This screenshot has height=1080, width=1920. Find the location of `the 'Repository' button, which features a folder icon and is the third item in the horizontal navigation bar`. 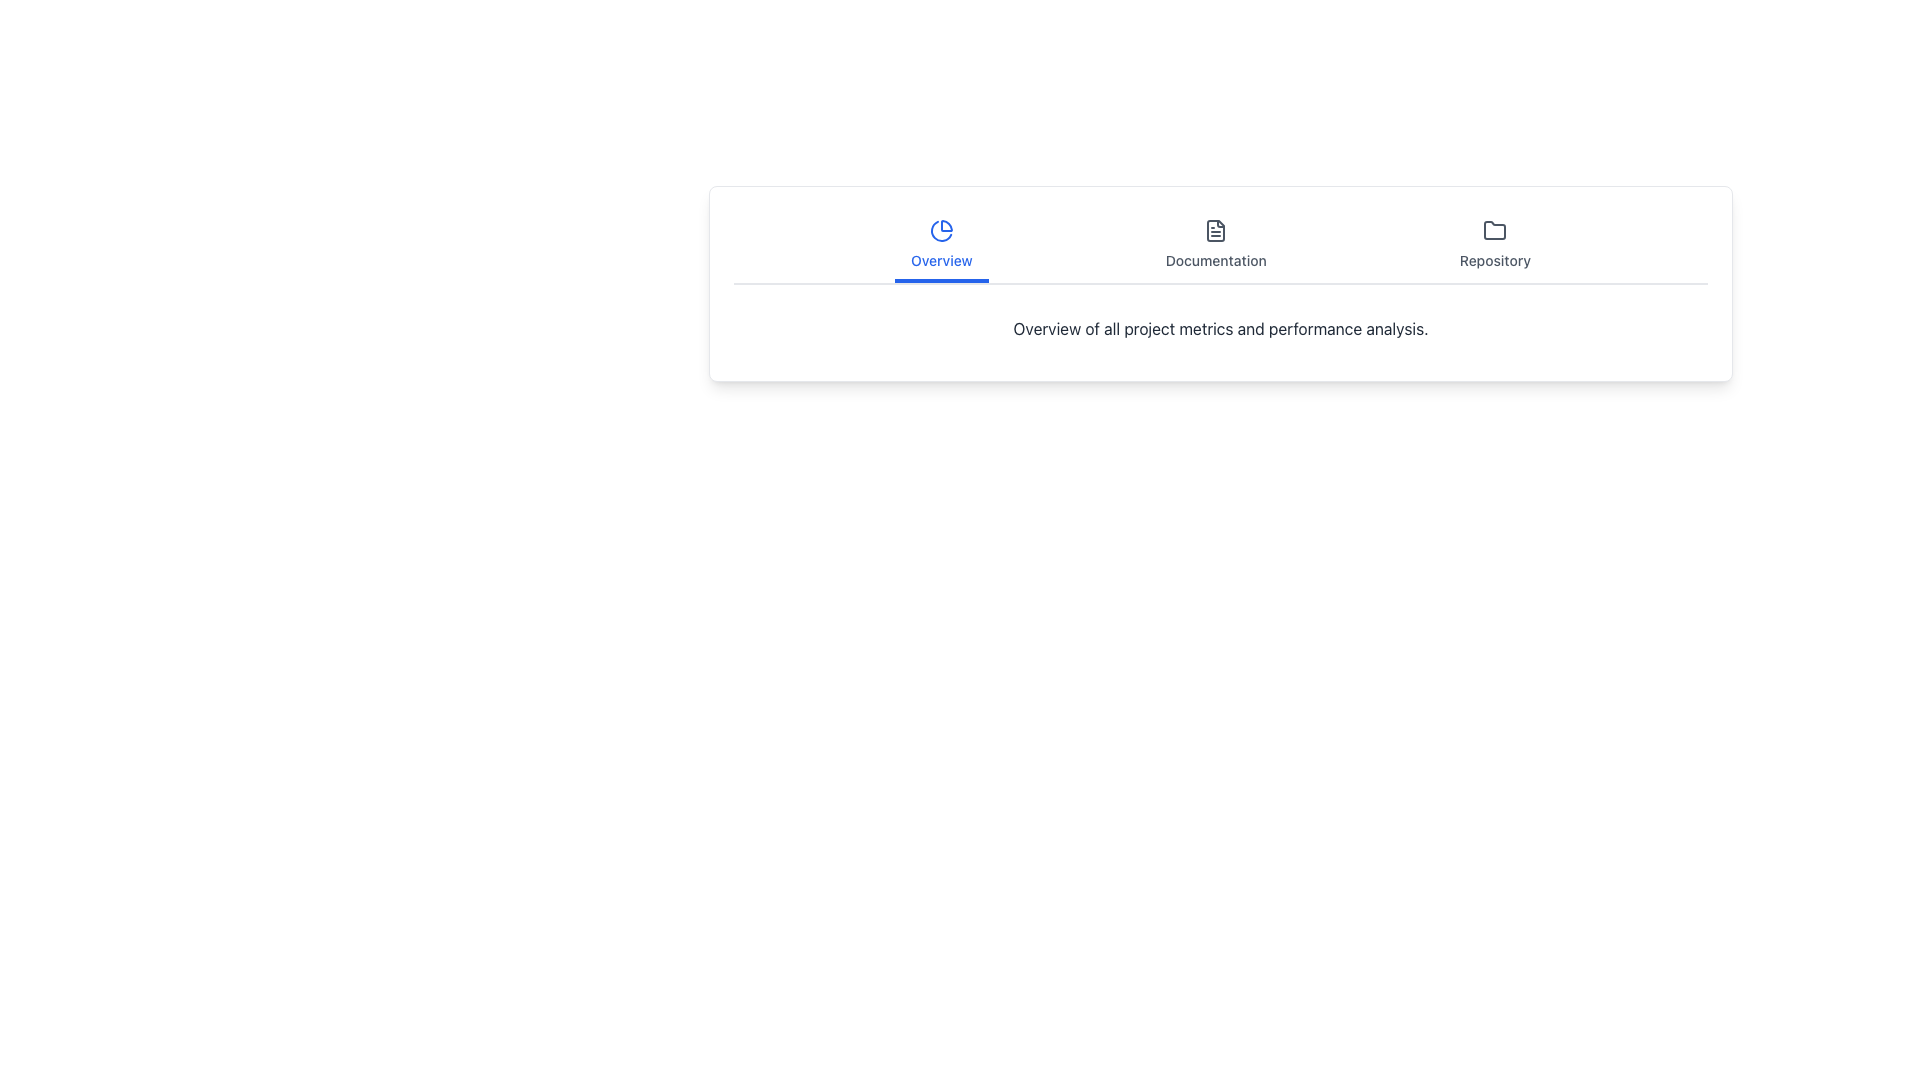

the 'Repository' button, which features a folder icon and is the third item in the horizontal navigation bar is located at coordinates (1495, 245).